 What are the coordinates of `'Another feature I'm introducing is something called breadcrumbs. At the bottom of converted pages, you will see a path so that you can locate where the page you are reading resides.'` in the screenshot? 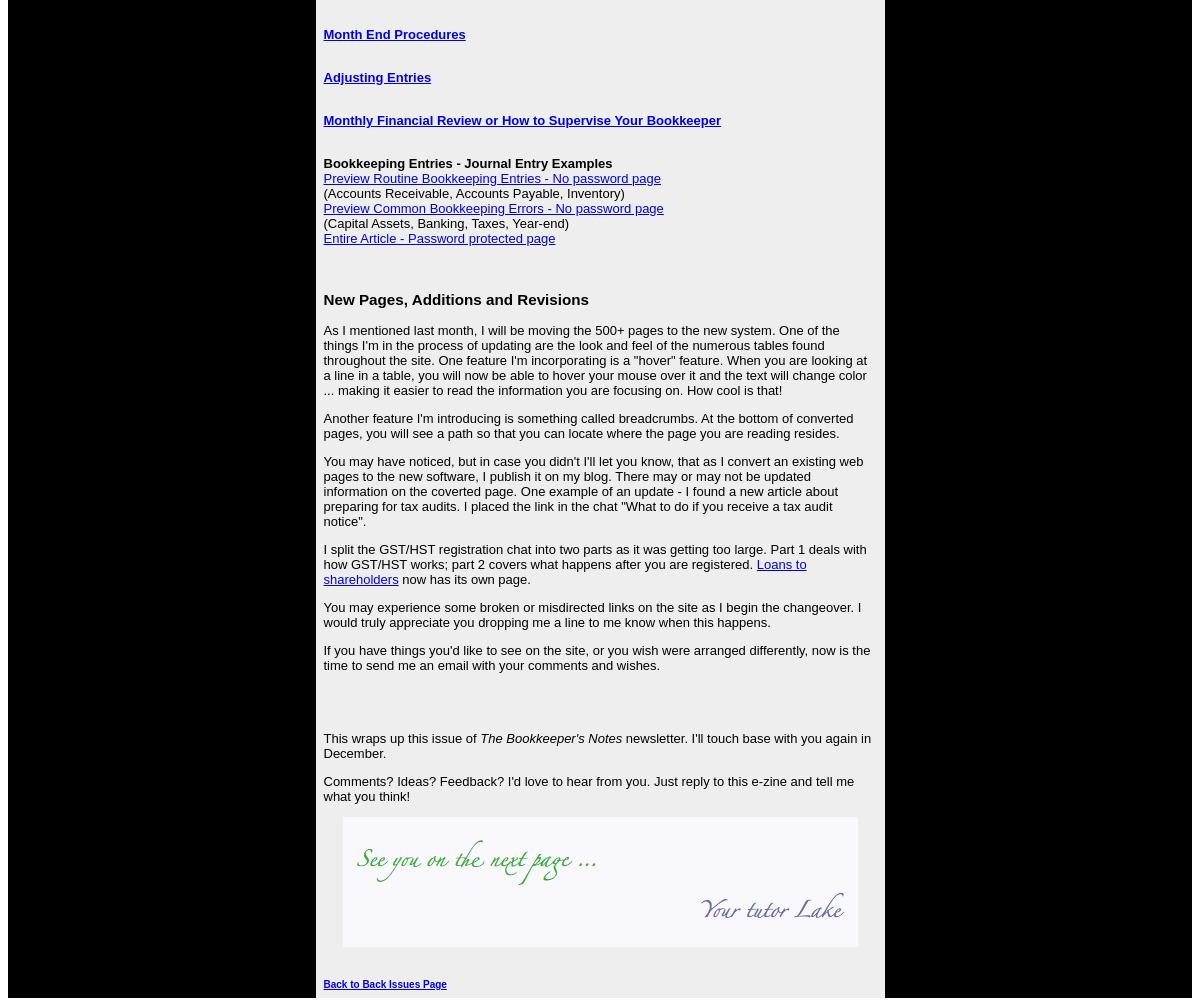 It's located at (323, 426).